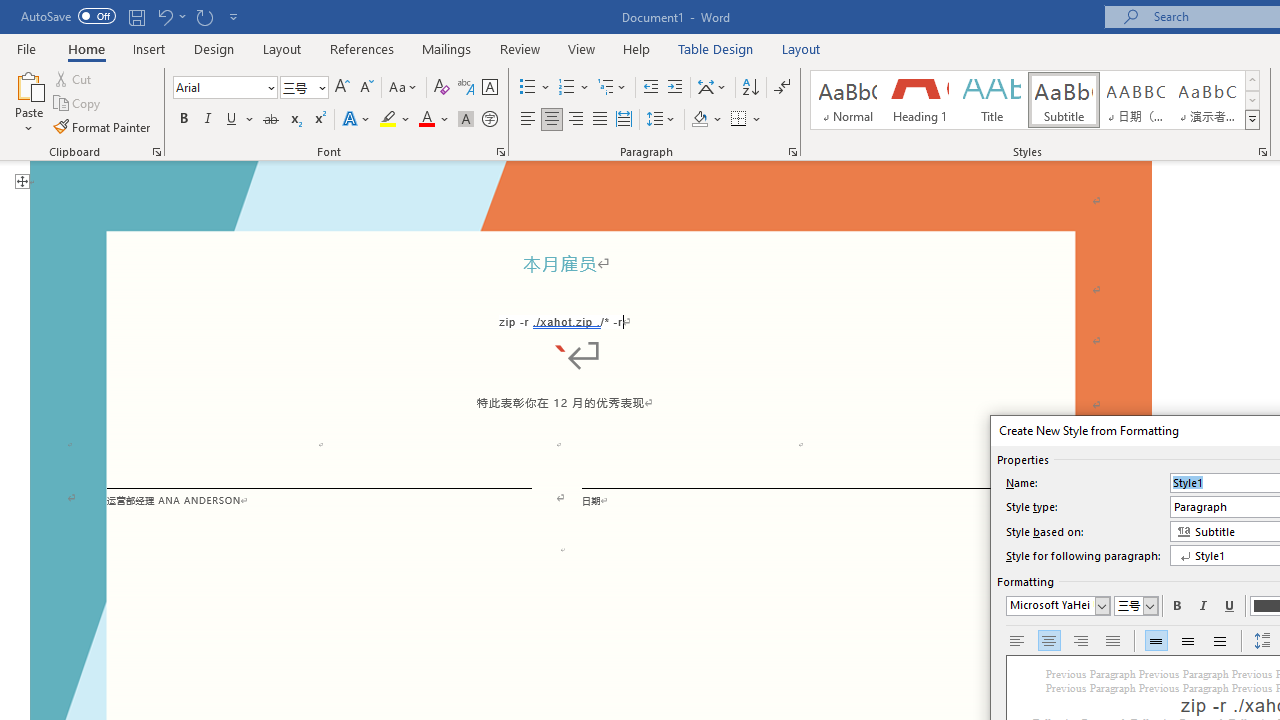 The width and height of the screenshot is (1280, 720). What do you see at coordinates (919, 100) in the screenshot?
I see `'Heading 1'` at bounding box center [919, 100].